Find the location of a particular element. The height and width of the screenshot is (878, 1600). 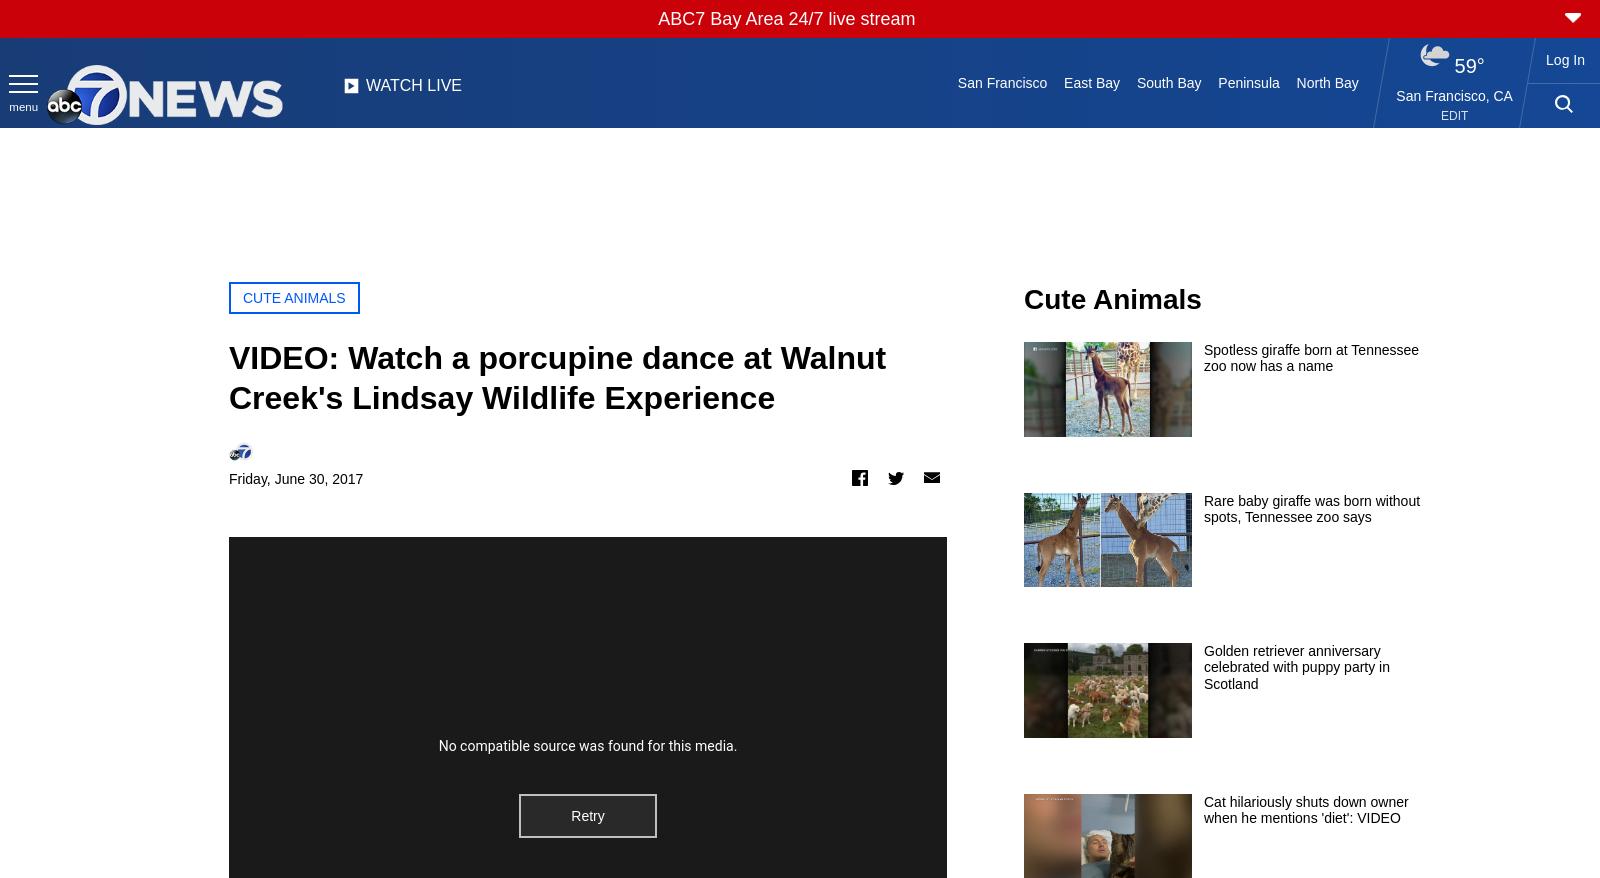

'San Francisco' is located at coordinates (1001, 82).